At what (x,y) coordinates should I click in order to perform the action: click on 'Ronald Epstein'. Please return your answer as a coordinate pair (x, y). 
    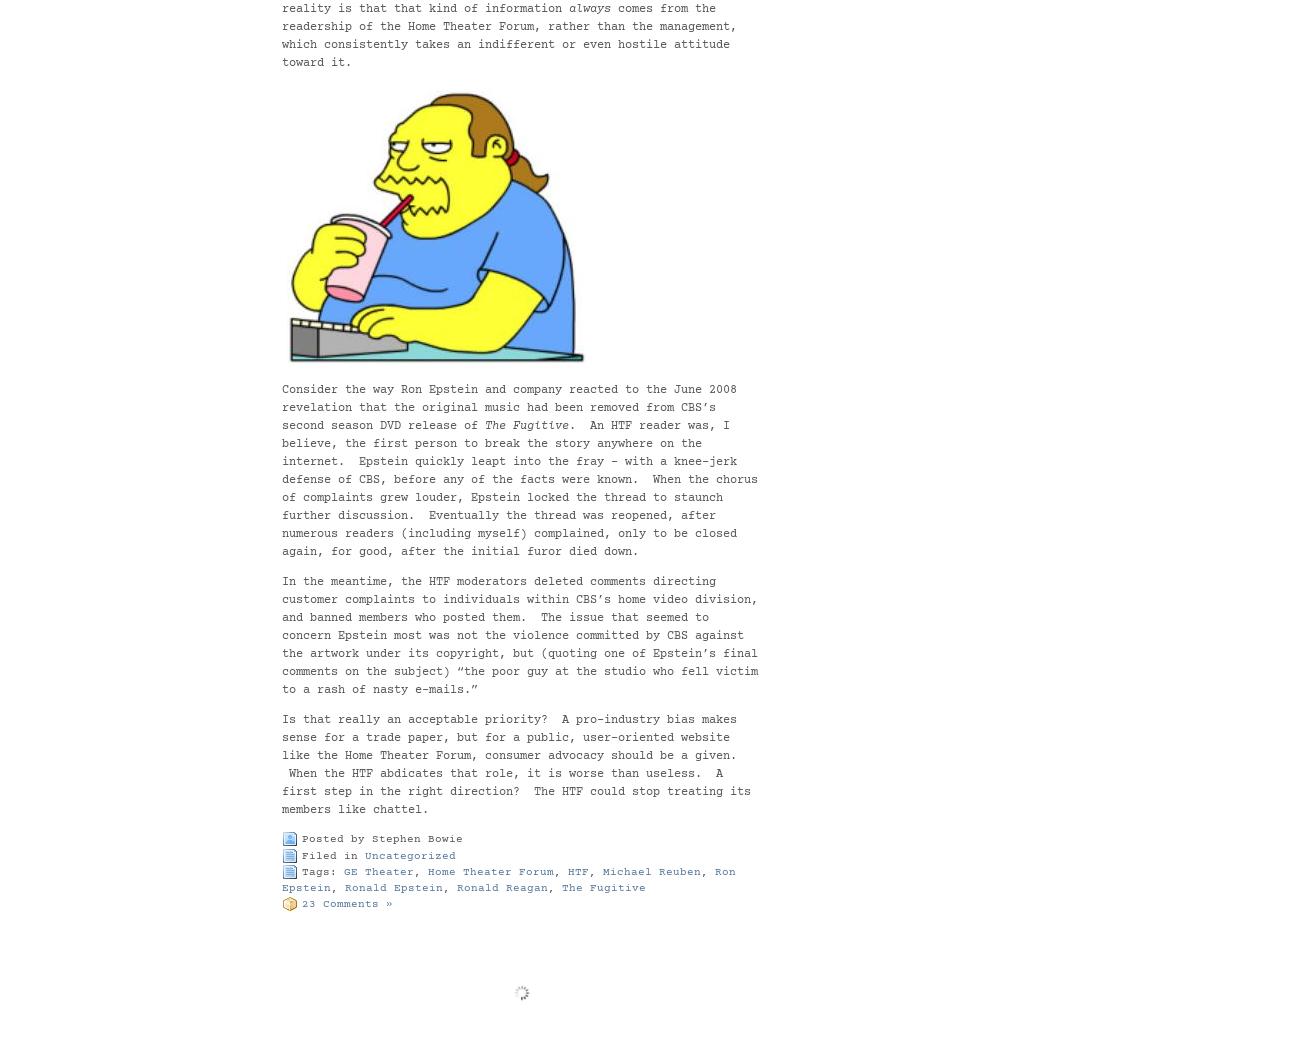
    Looking at the image, I should click on (394, 889).